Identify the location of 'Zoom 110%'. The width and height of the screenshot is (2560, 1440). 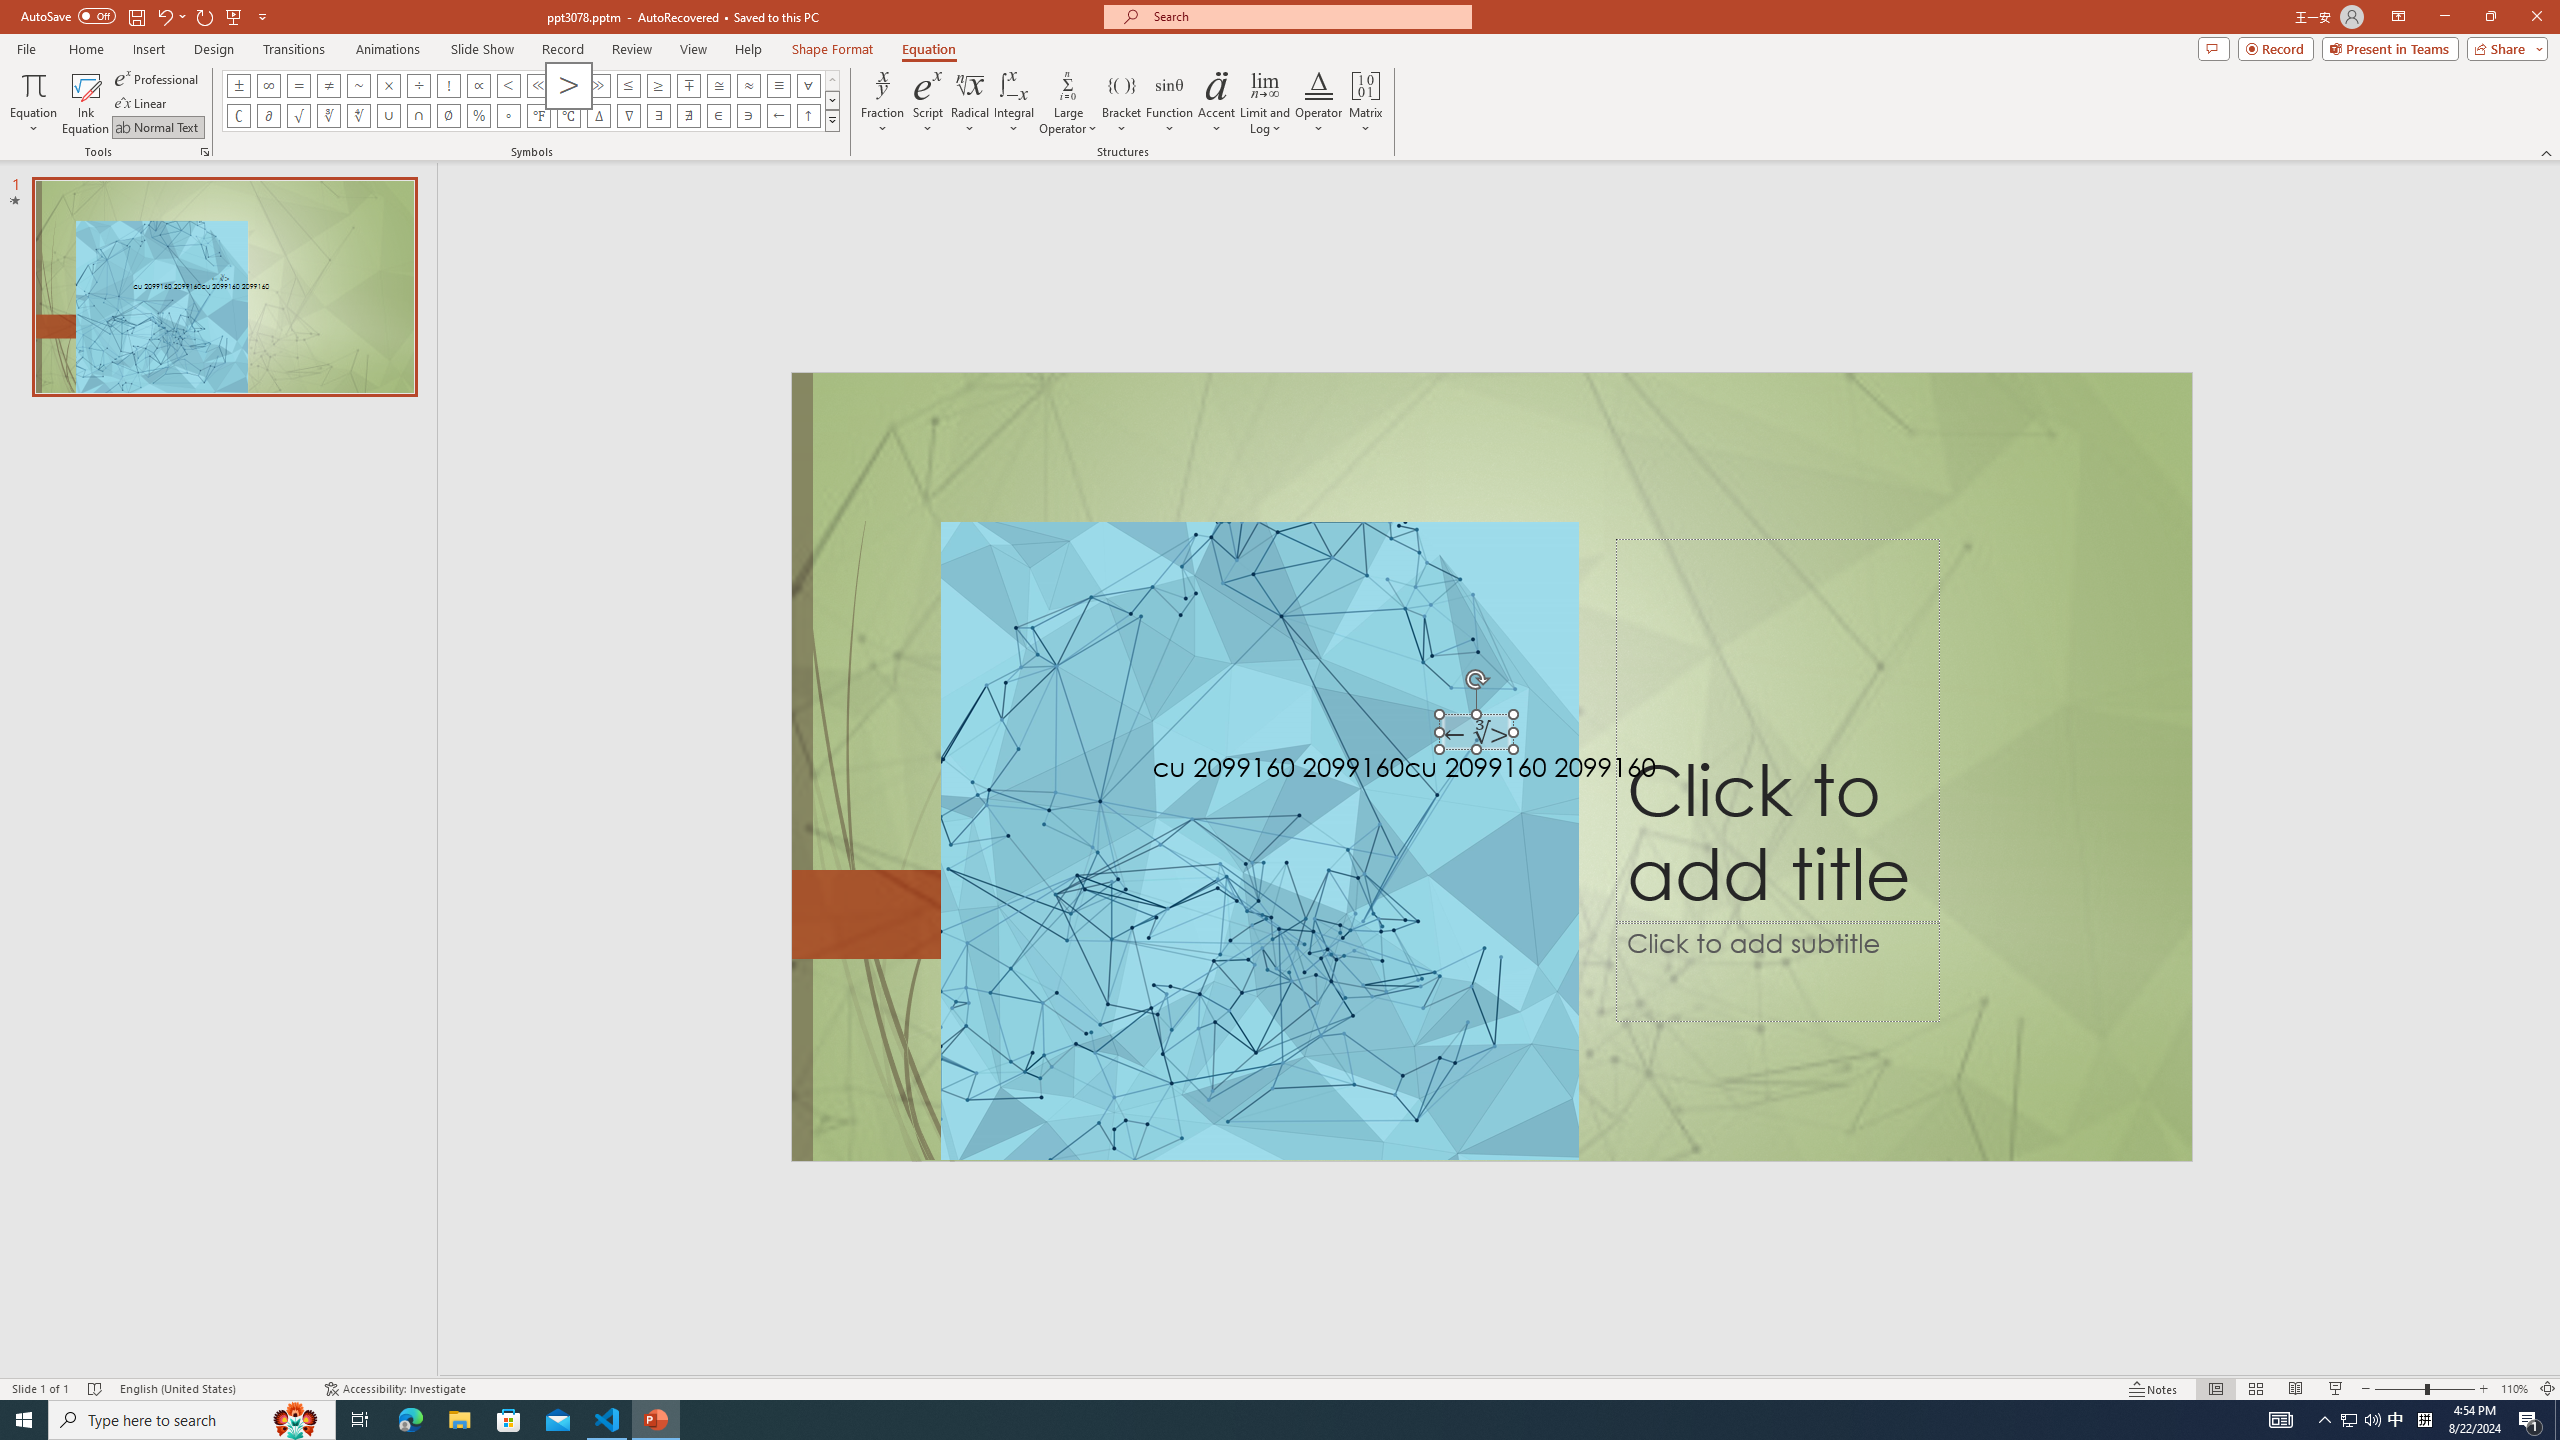
(2515, 1389).